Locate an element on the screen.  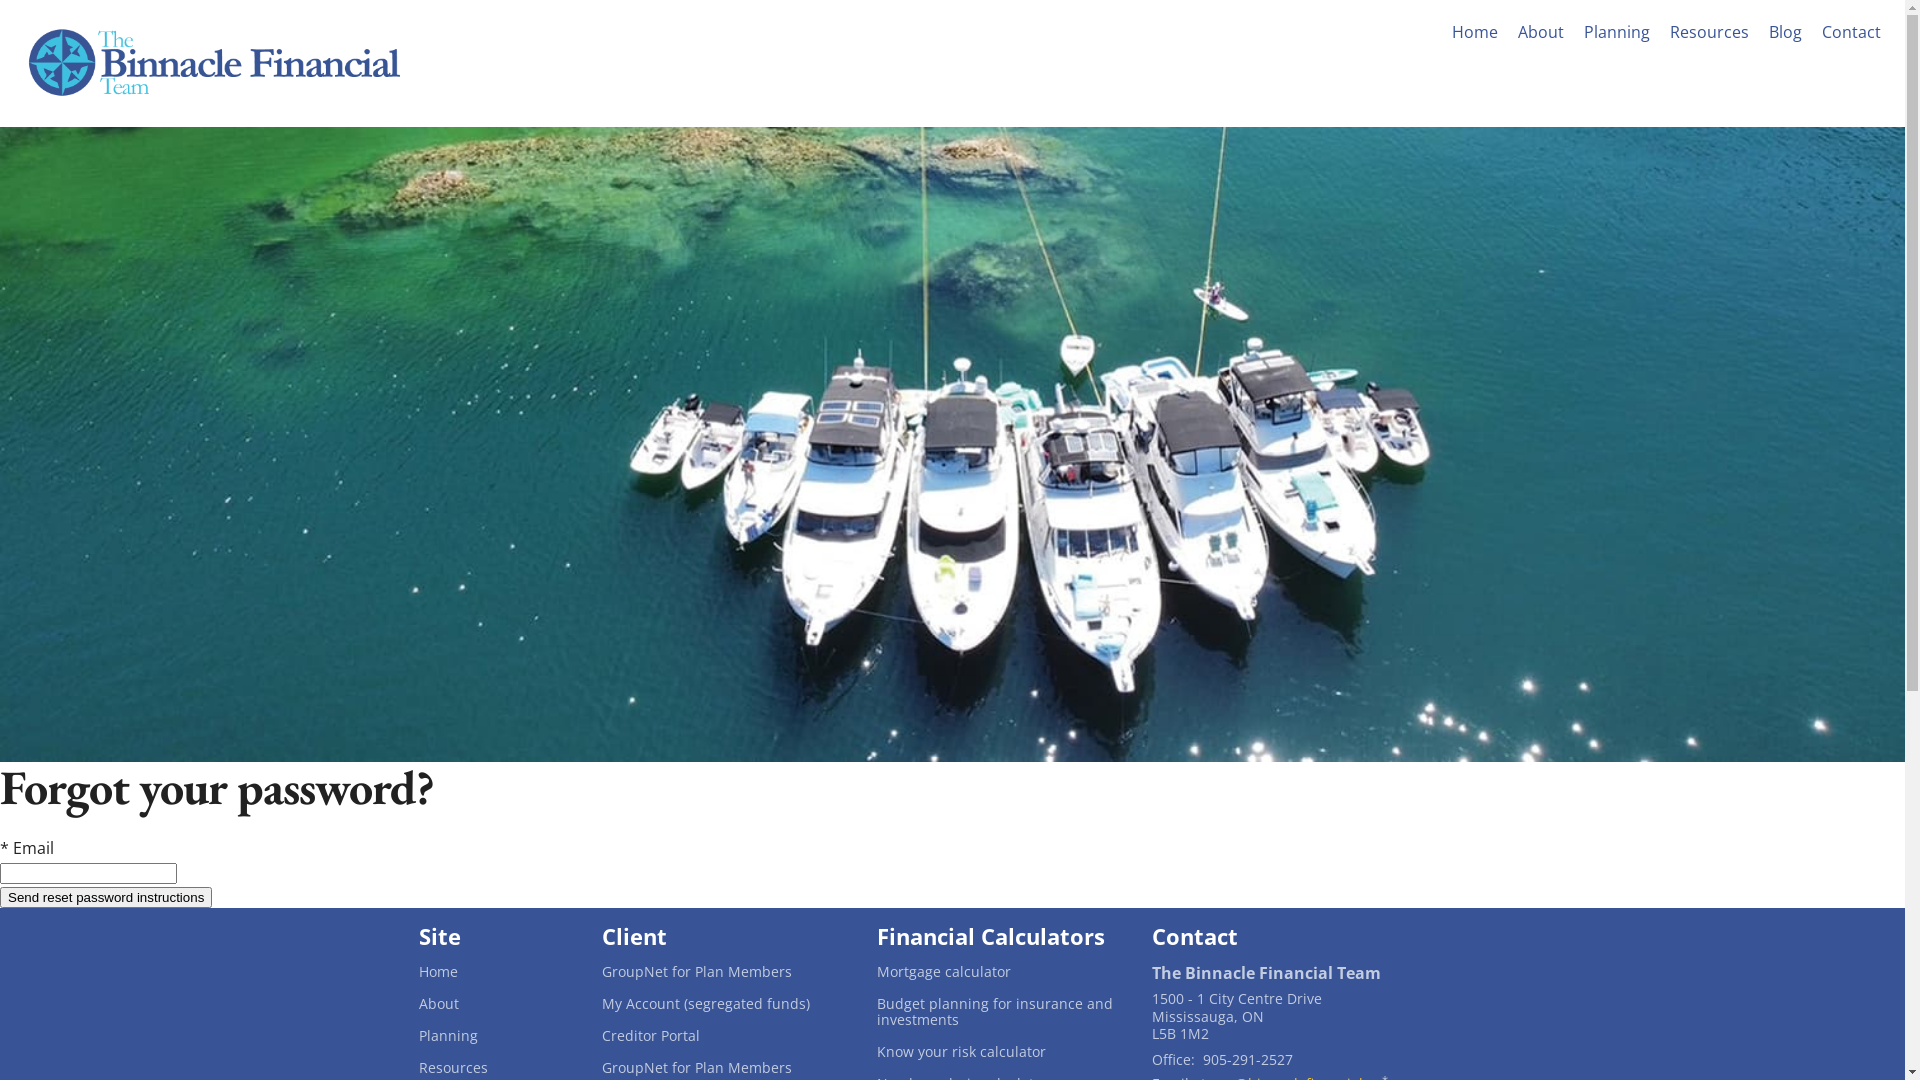
'Blog' is located at coordinates (1785, 31).